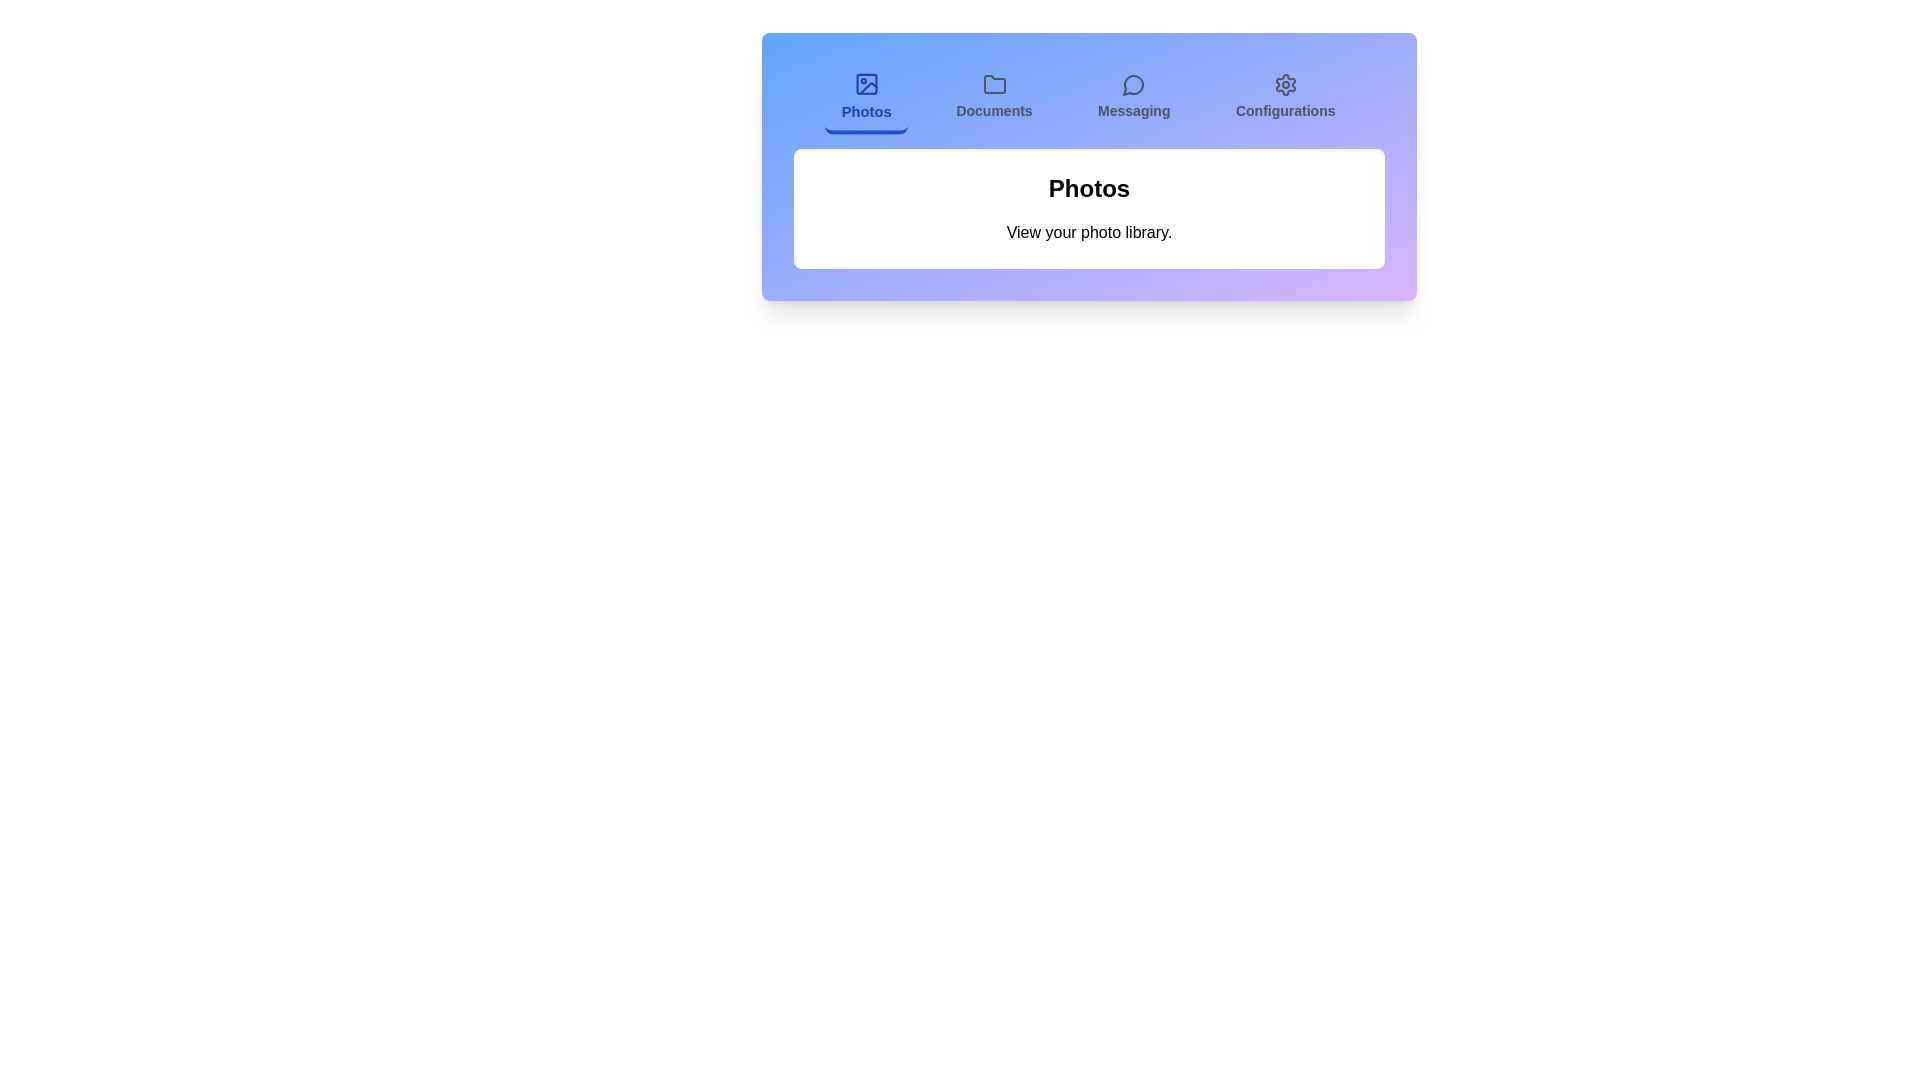 The image size is (1920, 1080). I want to click on the Messaging tab to view its content, so click(1133, 99).